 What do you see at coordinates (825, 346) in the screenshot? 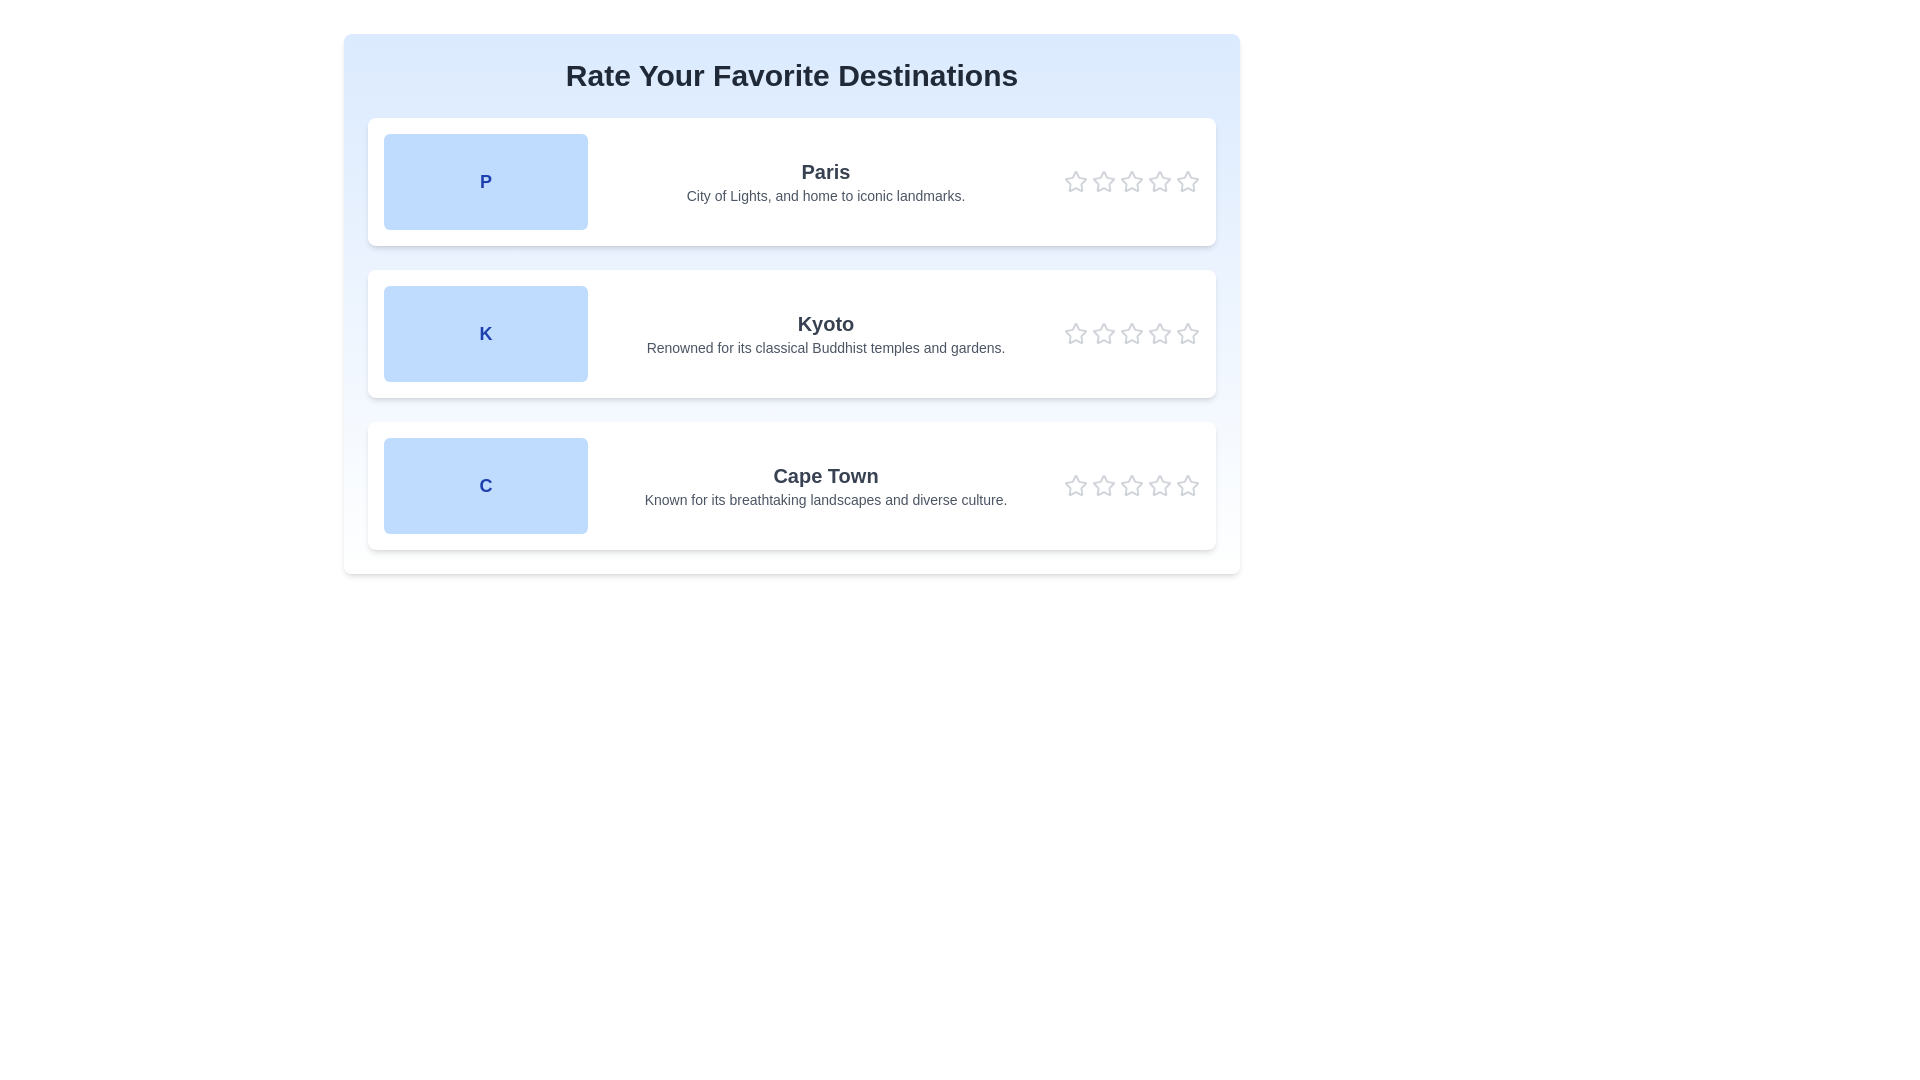
I see `the text label providing additional details about 'Kyoto' located under the heading in the second box of the vertically stacked card interface` at bounding box center [825, 346].